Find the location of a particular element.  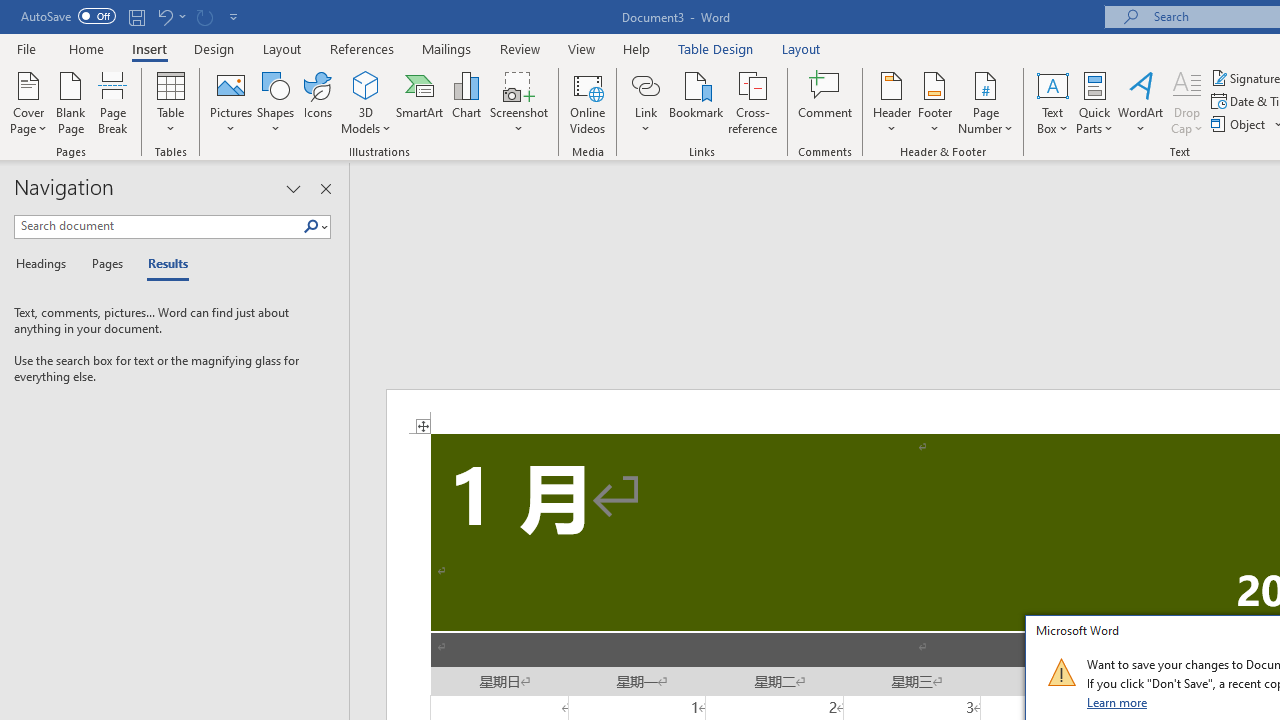

'WordArt' is located at coordinates (1141, 103).